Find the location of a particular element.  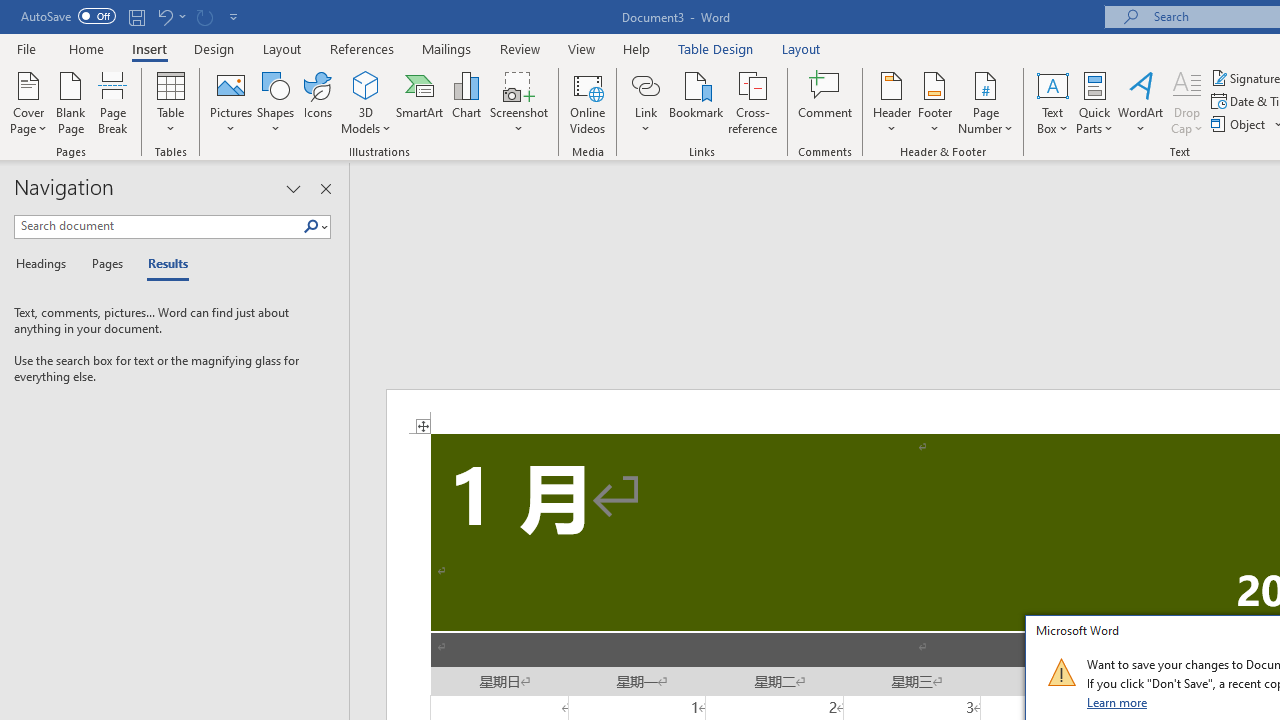

'WordArt' is located at coordinates (1141, 103).